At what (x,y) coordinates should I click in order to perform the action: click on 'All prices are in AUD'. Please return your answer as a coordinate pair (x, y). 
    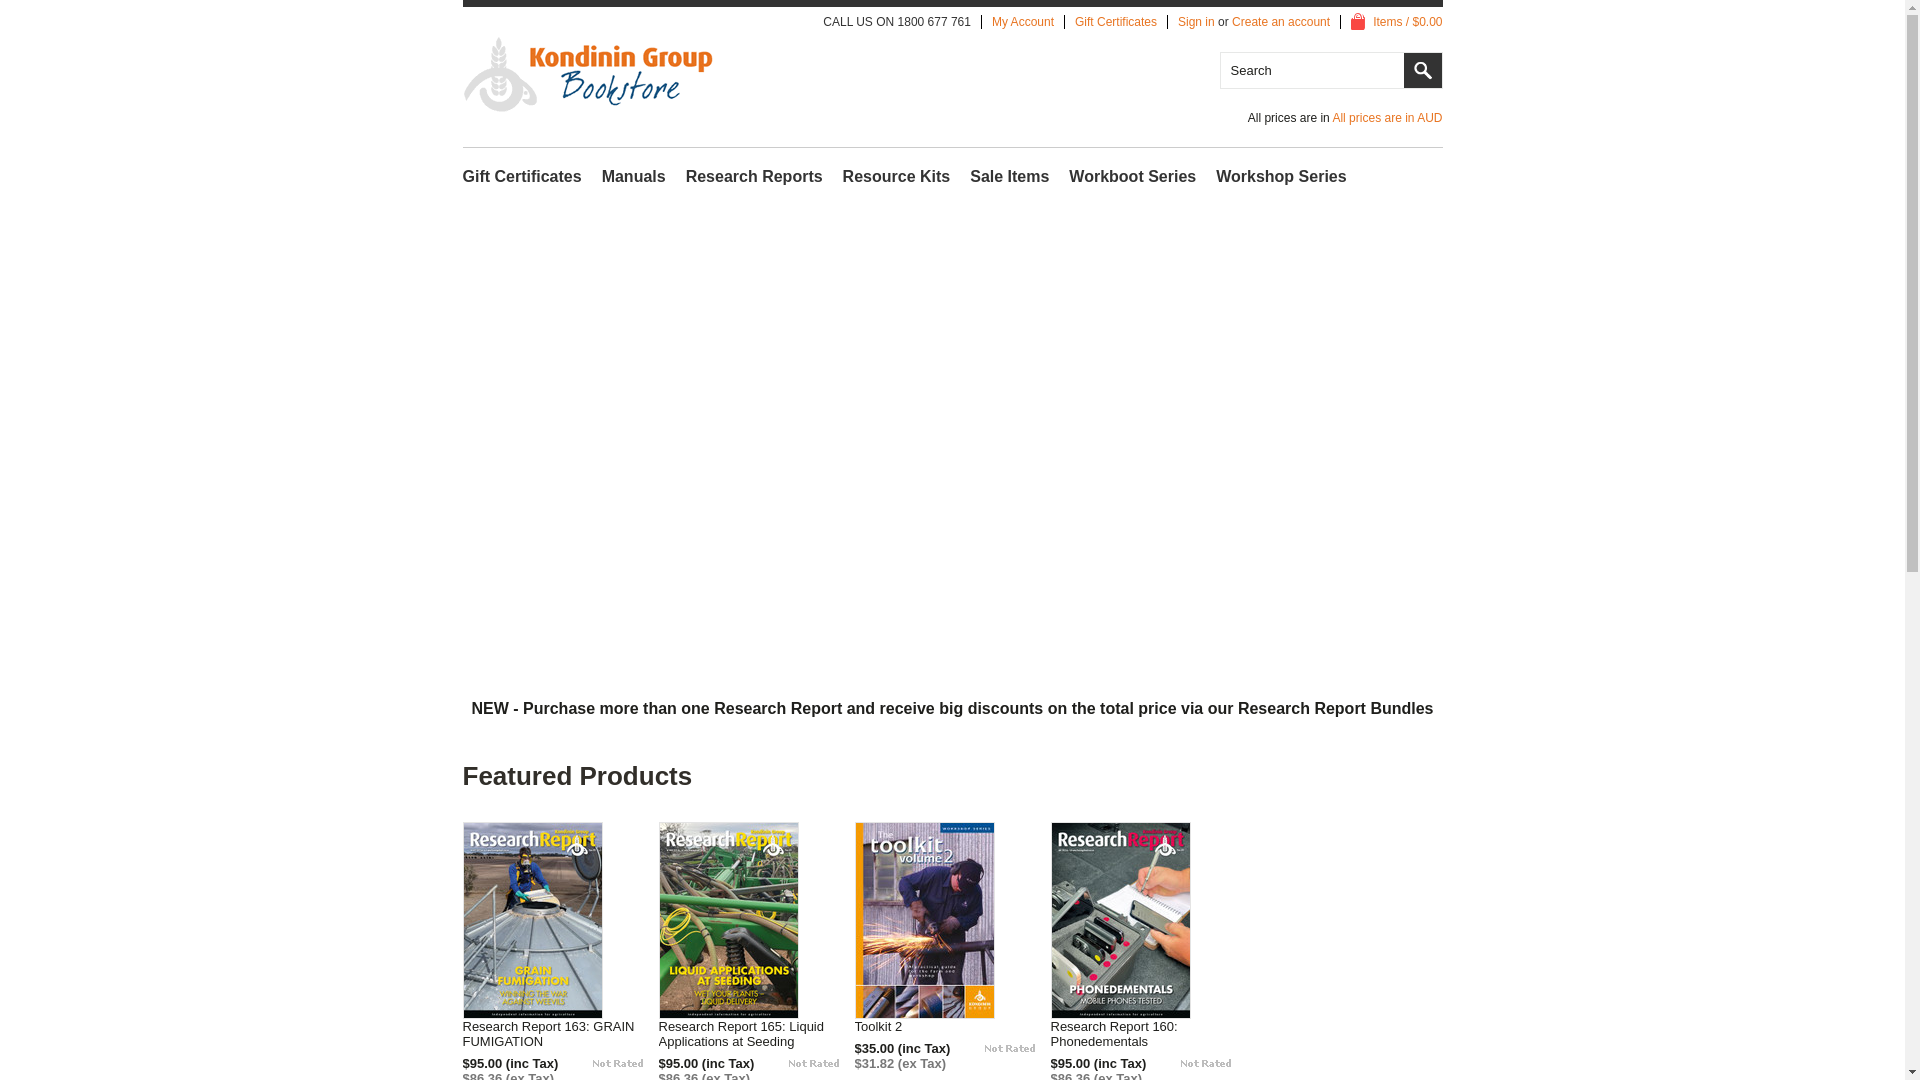
    Looking at the image, I should click on (1331, 118).